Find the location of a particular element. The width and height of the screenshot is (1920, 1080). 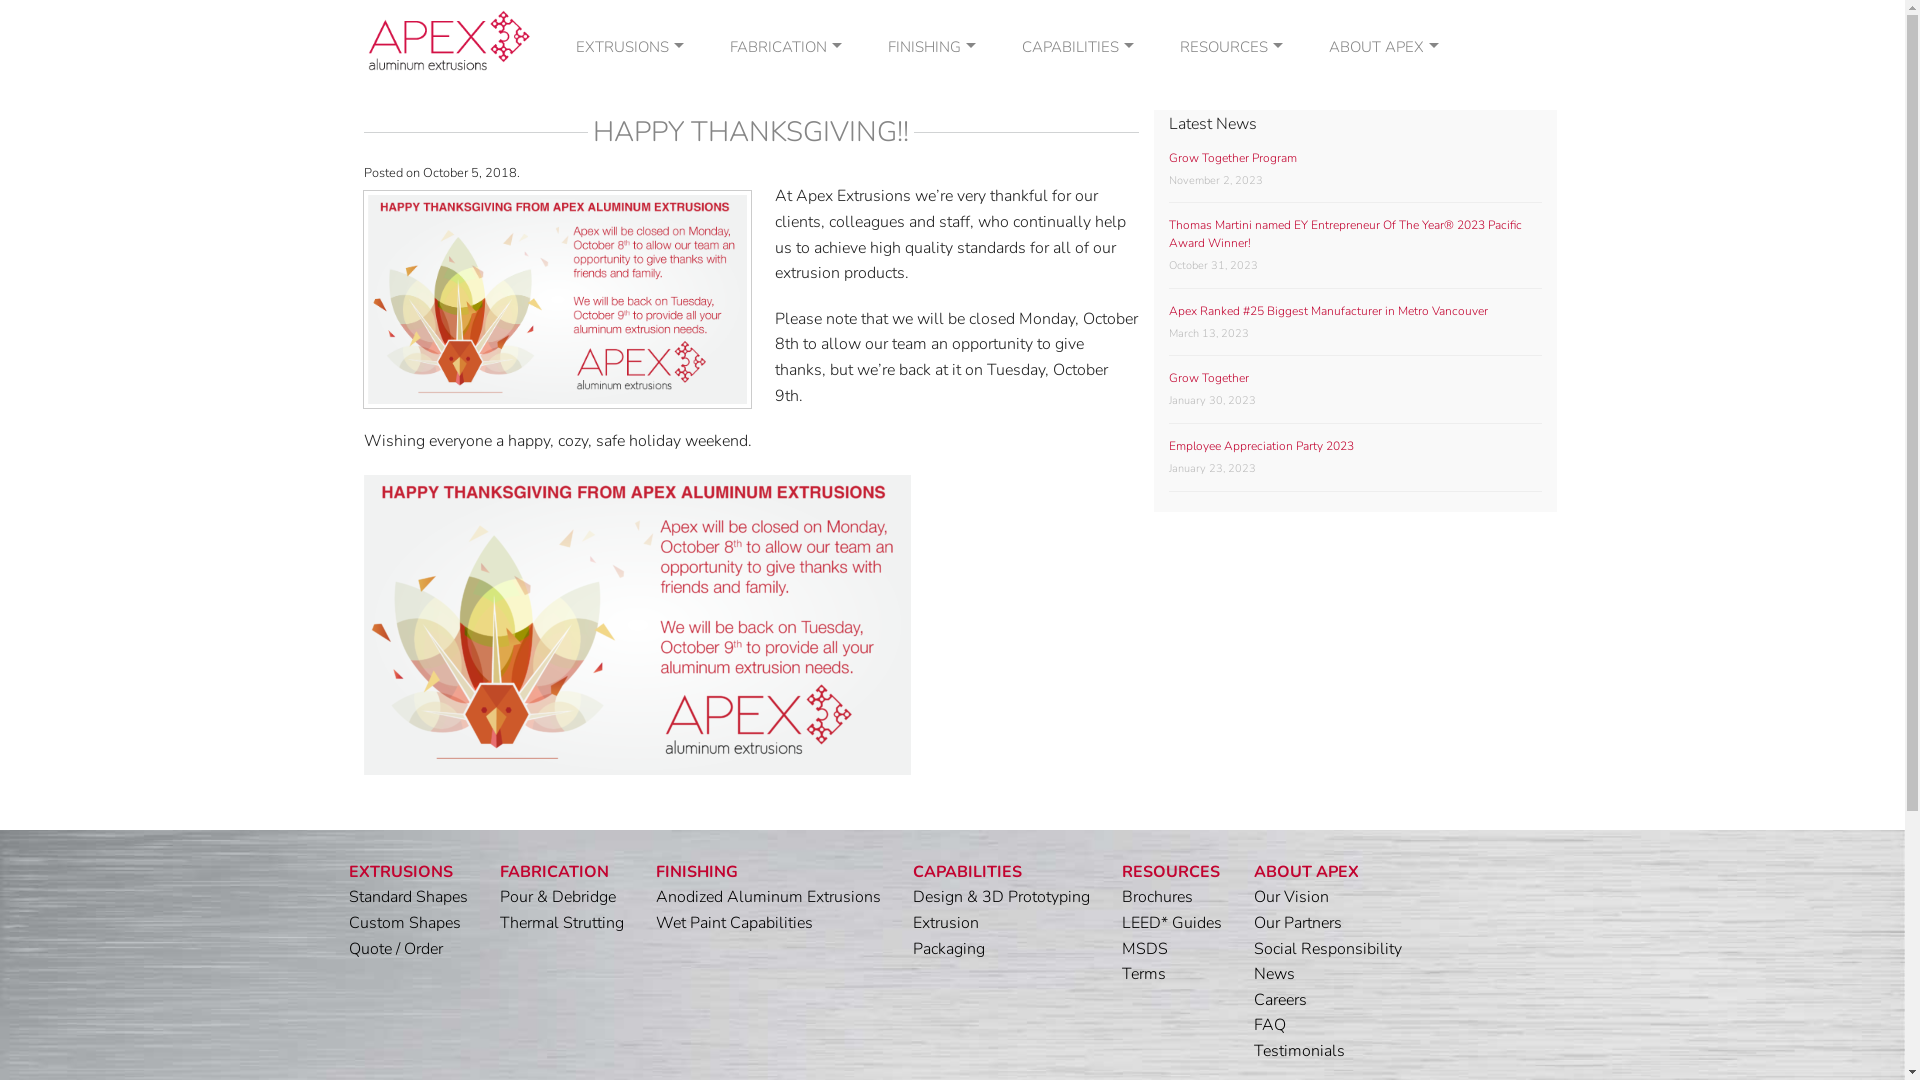

'Brochures' is located at coordinates (1157, 896).